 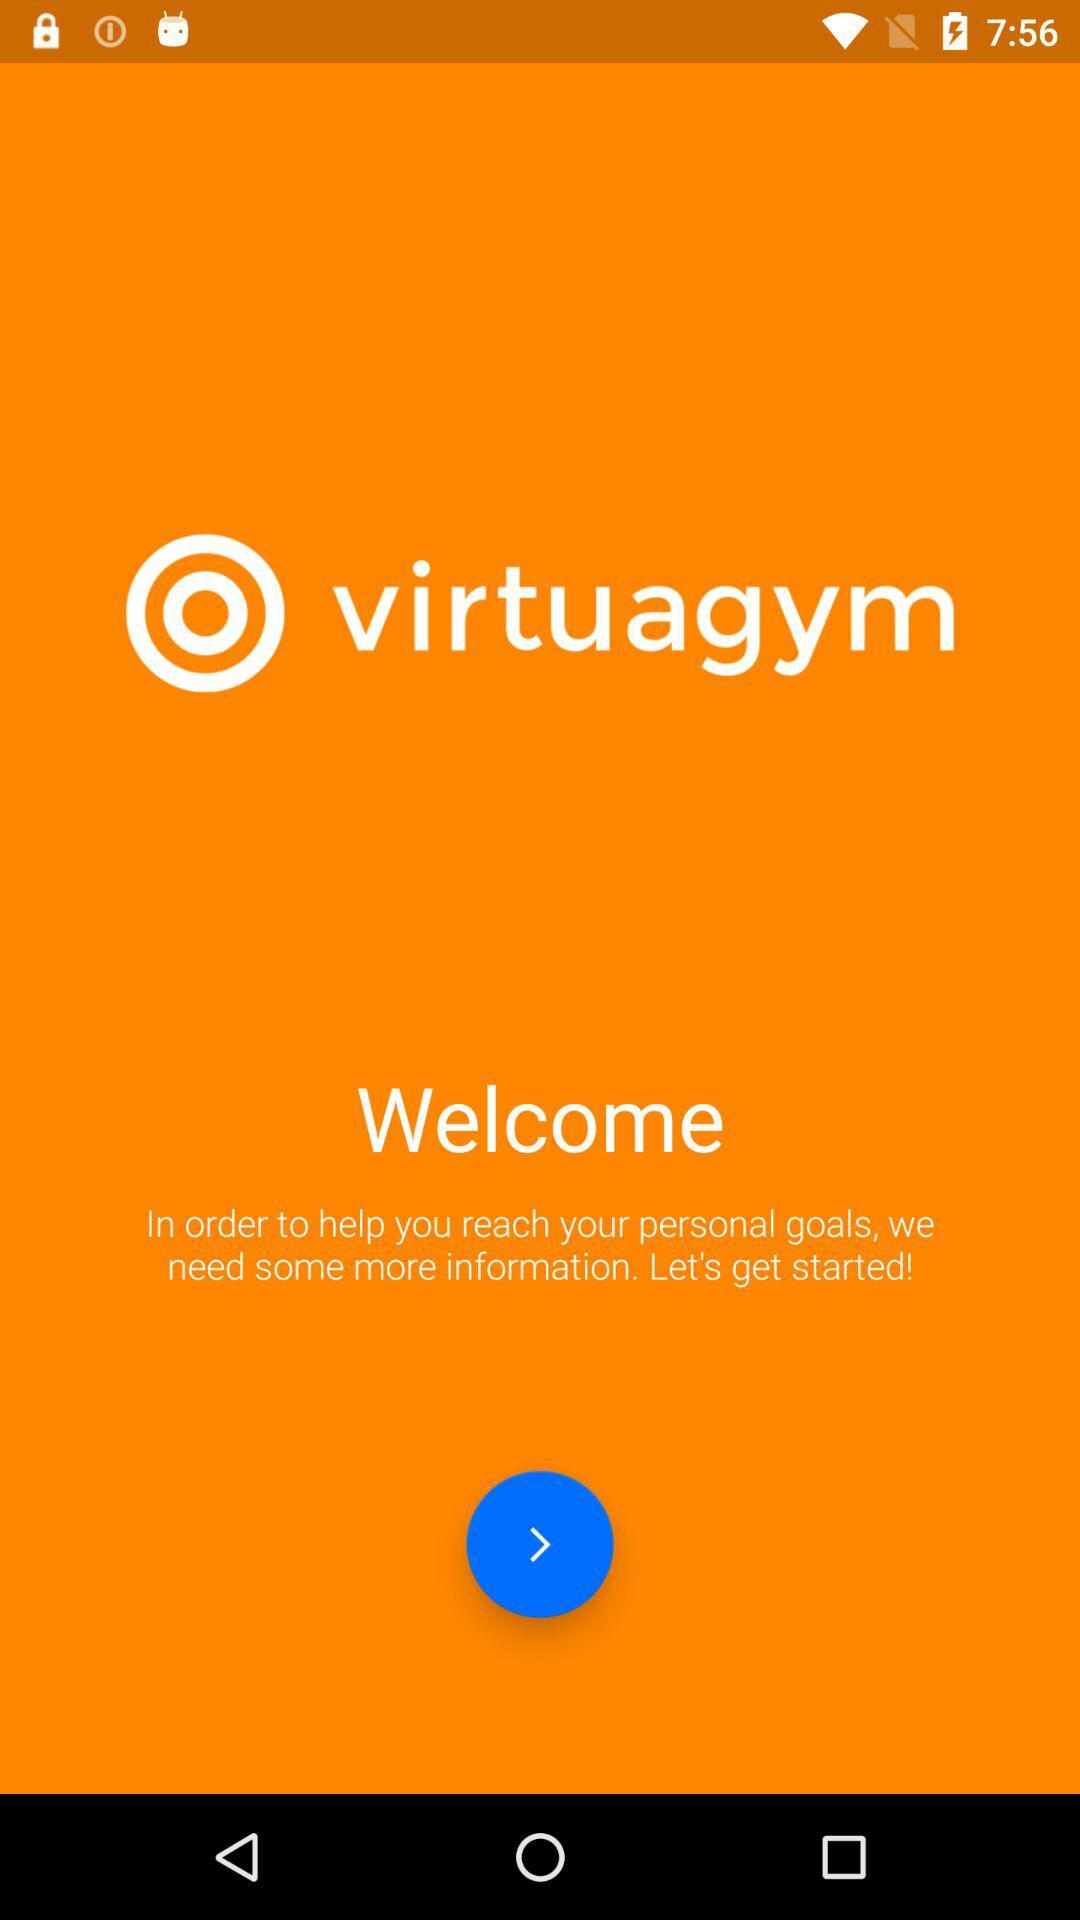 I want to click on next, so click(x=540, y=1543).